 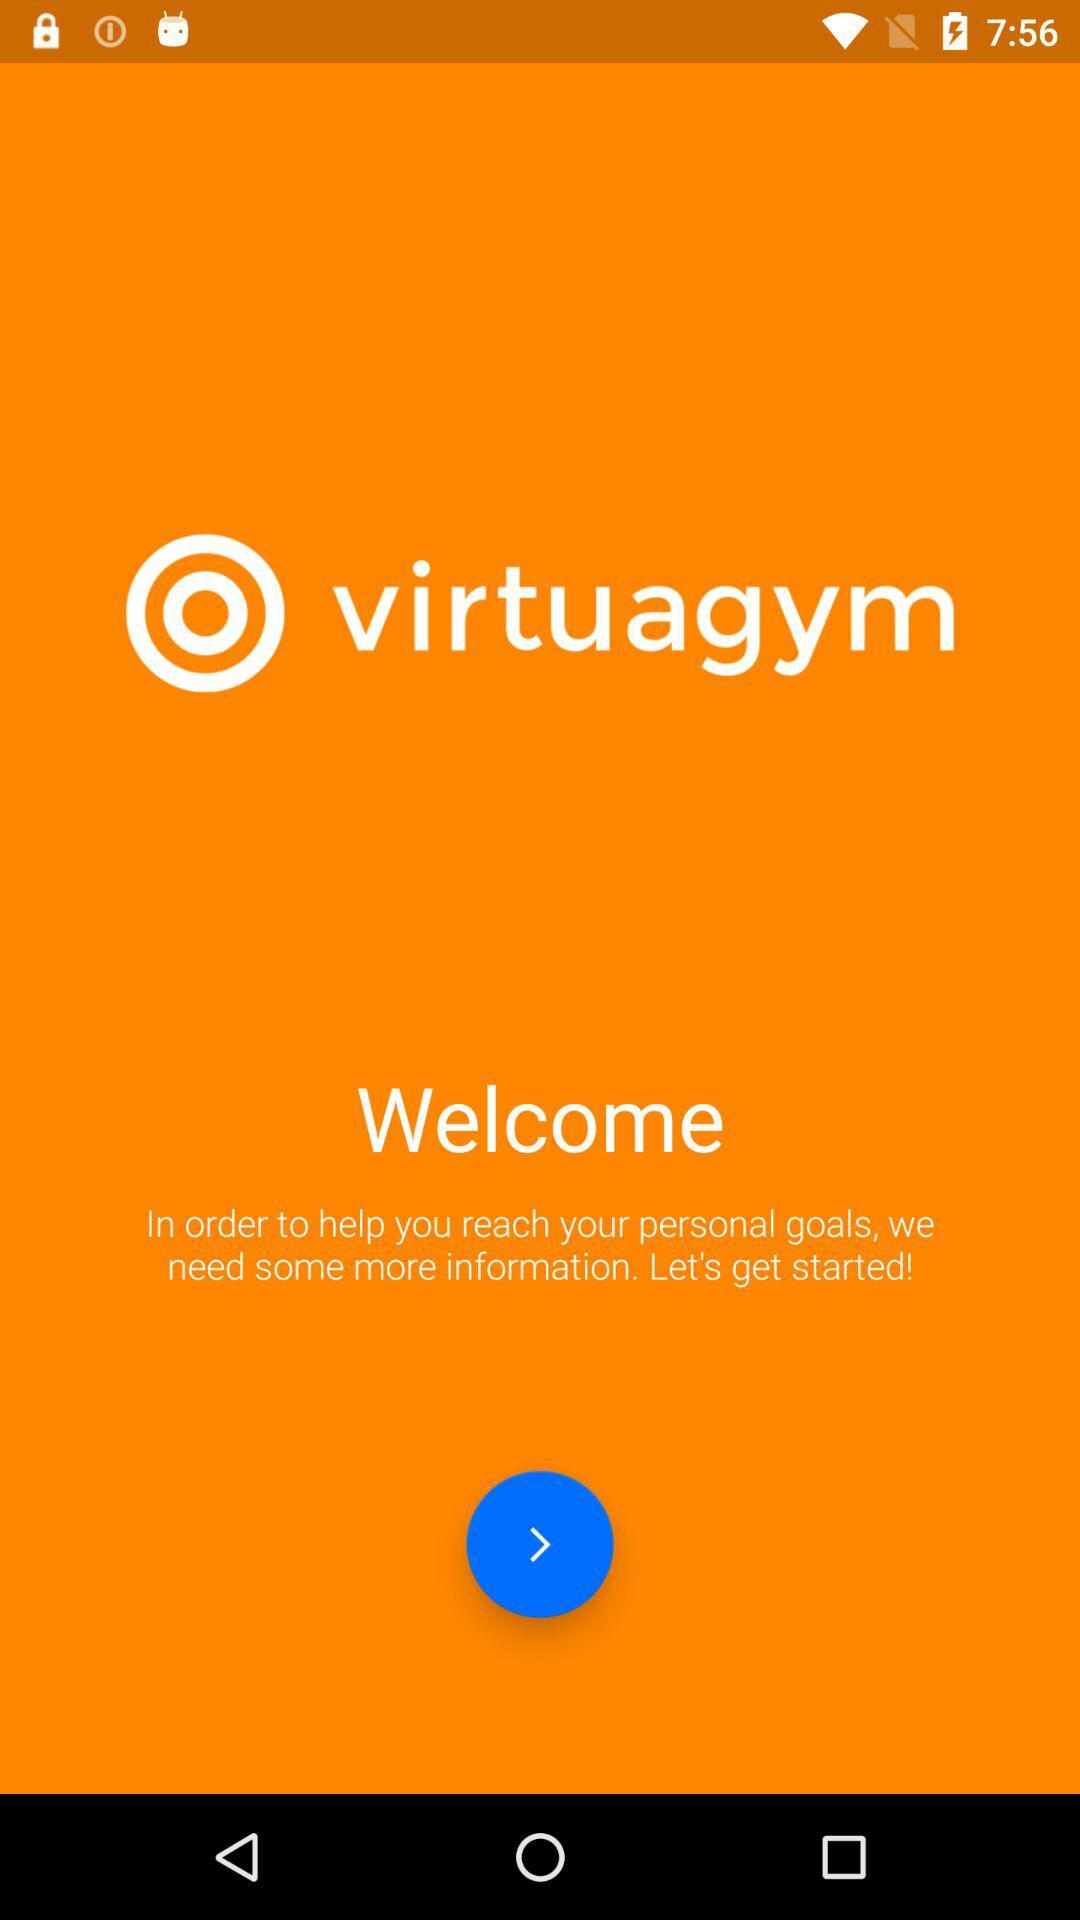 I want to click on next, so click(x=540, y=1543).